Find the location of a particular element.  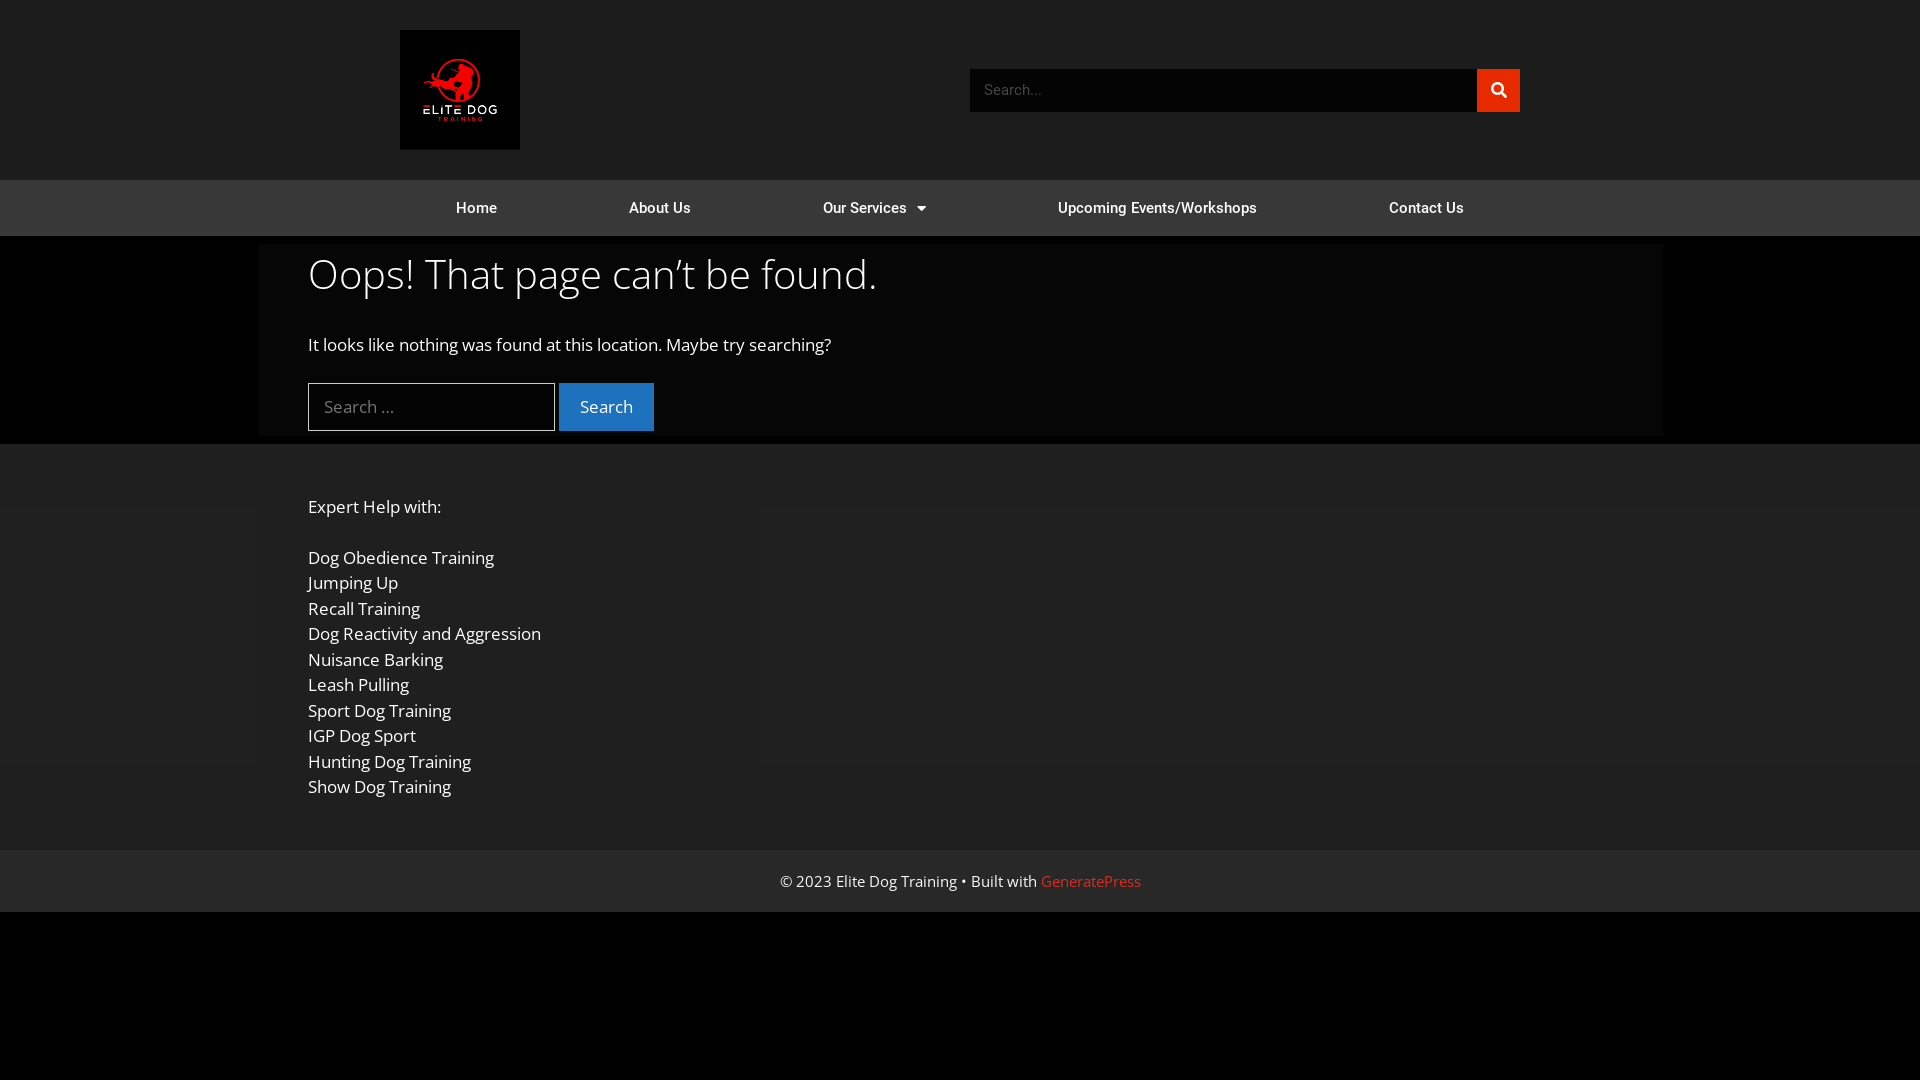

'Upcoming Events/Workshops' is located at coordinates (1157, 208).